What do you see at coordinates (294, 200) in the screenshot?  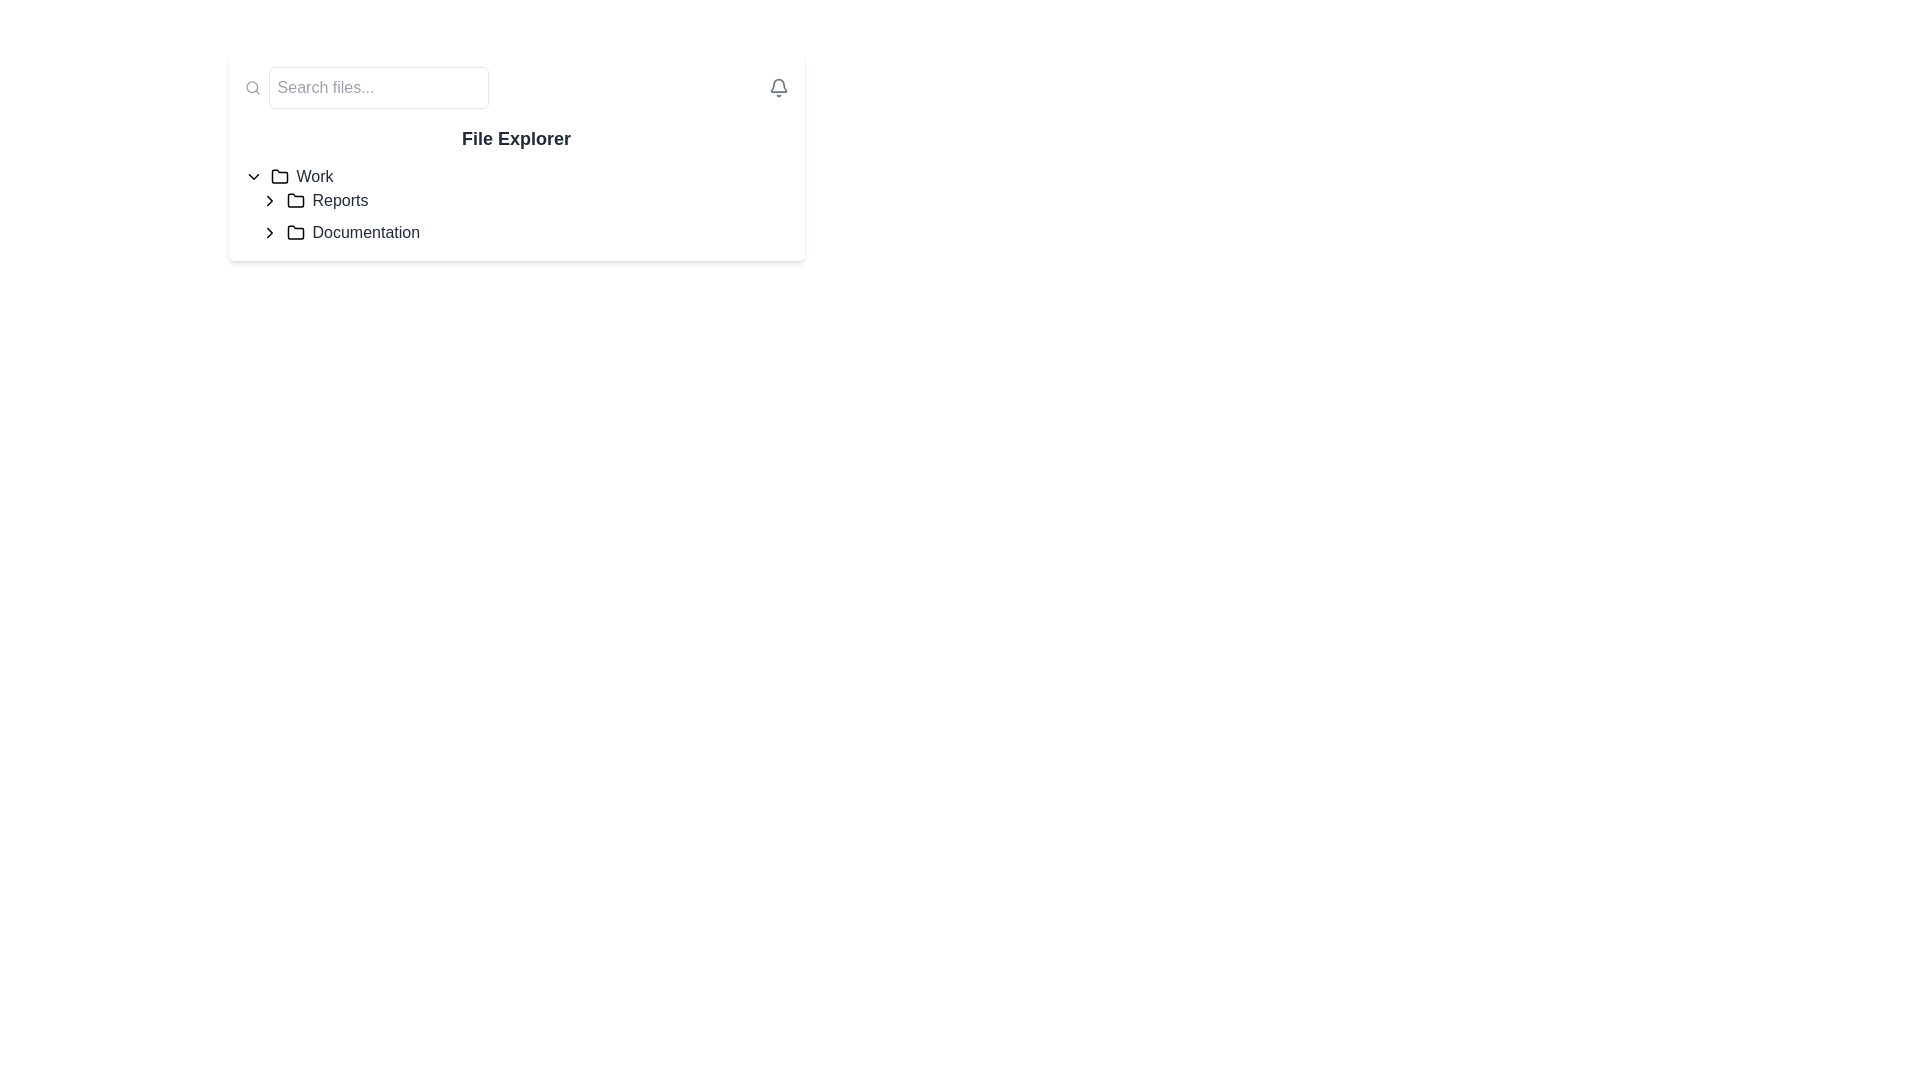 I see `the icon representing the folder associated with 'Reports', which is positioned directly to the left of the text label 'Reports'` at bounding box center [294, 200].